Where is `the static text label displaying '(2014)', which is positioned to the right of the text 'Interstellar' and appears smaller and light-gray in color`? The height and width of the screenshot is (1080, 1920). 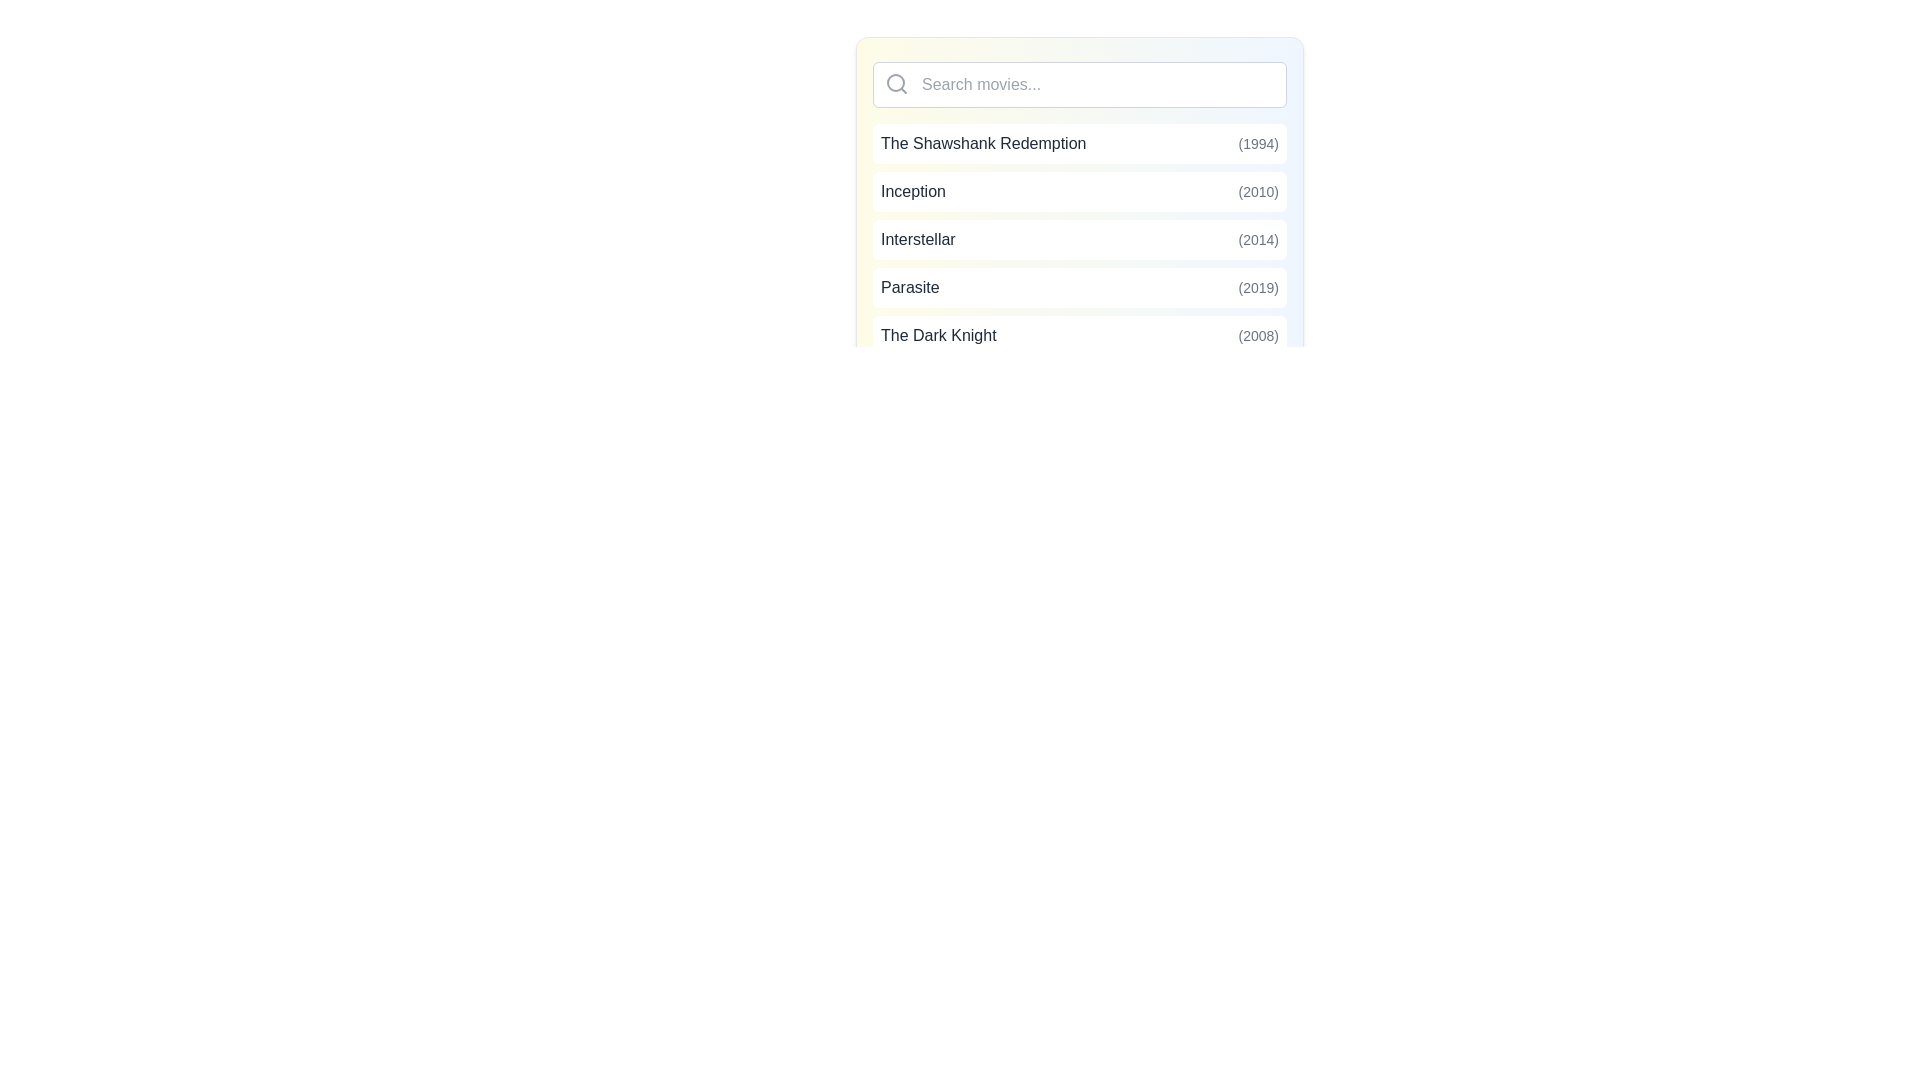 the static text label displaying '(2014)', which is positioned to the right of the text 'Interstellar' and appears smaller and light-gray in color is located at coordinates (1257, 238).